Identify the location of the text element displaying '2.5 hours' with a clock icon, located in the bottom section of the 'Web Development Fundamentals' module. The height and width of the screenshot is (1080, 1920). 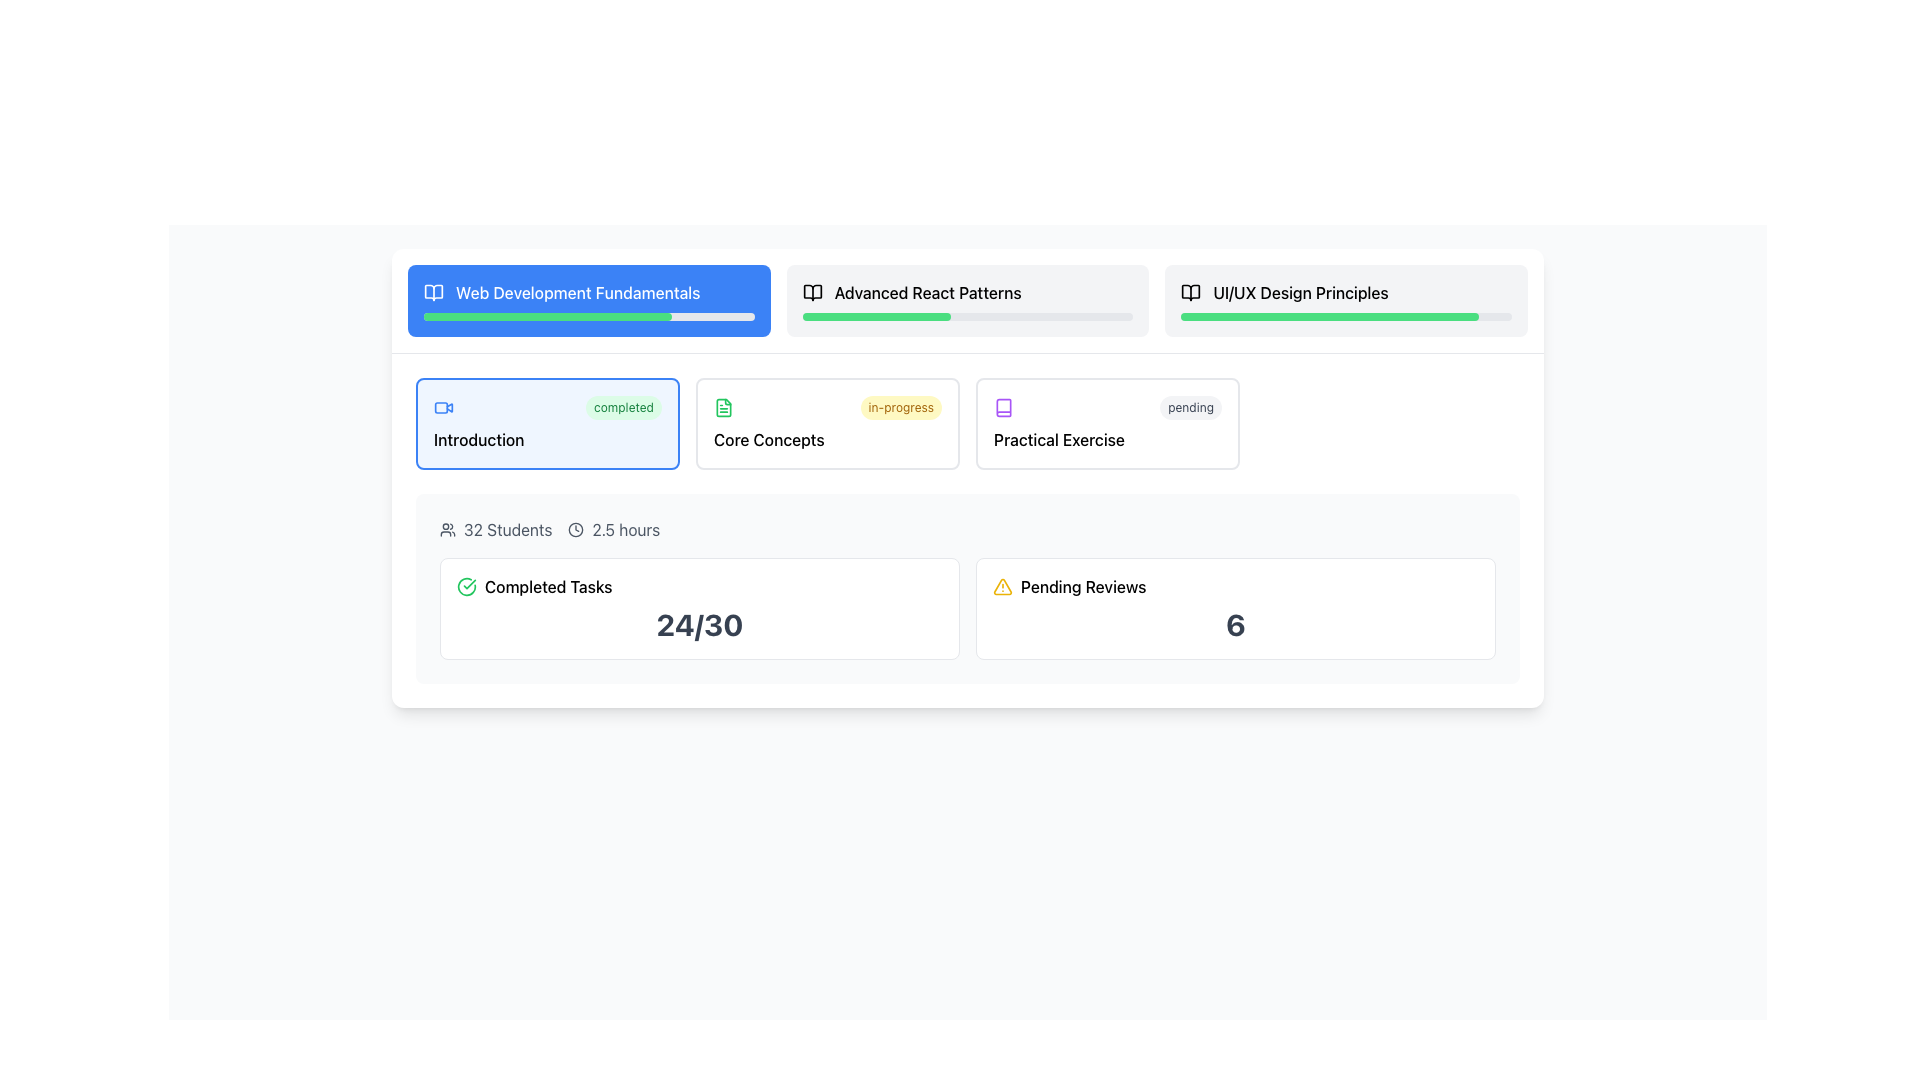
(613, 528).